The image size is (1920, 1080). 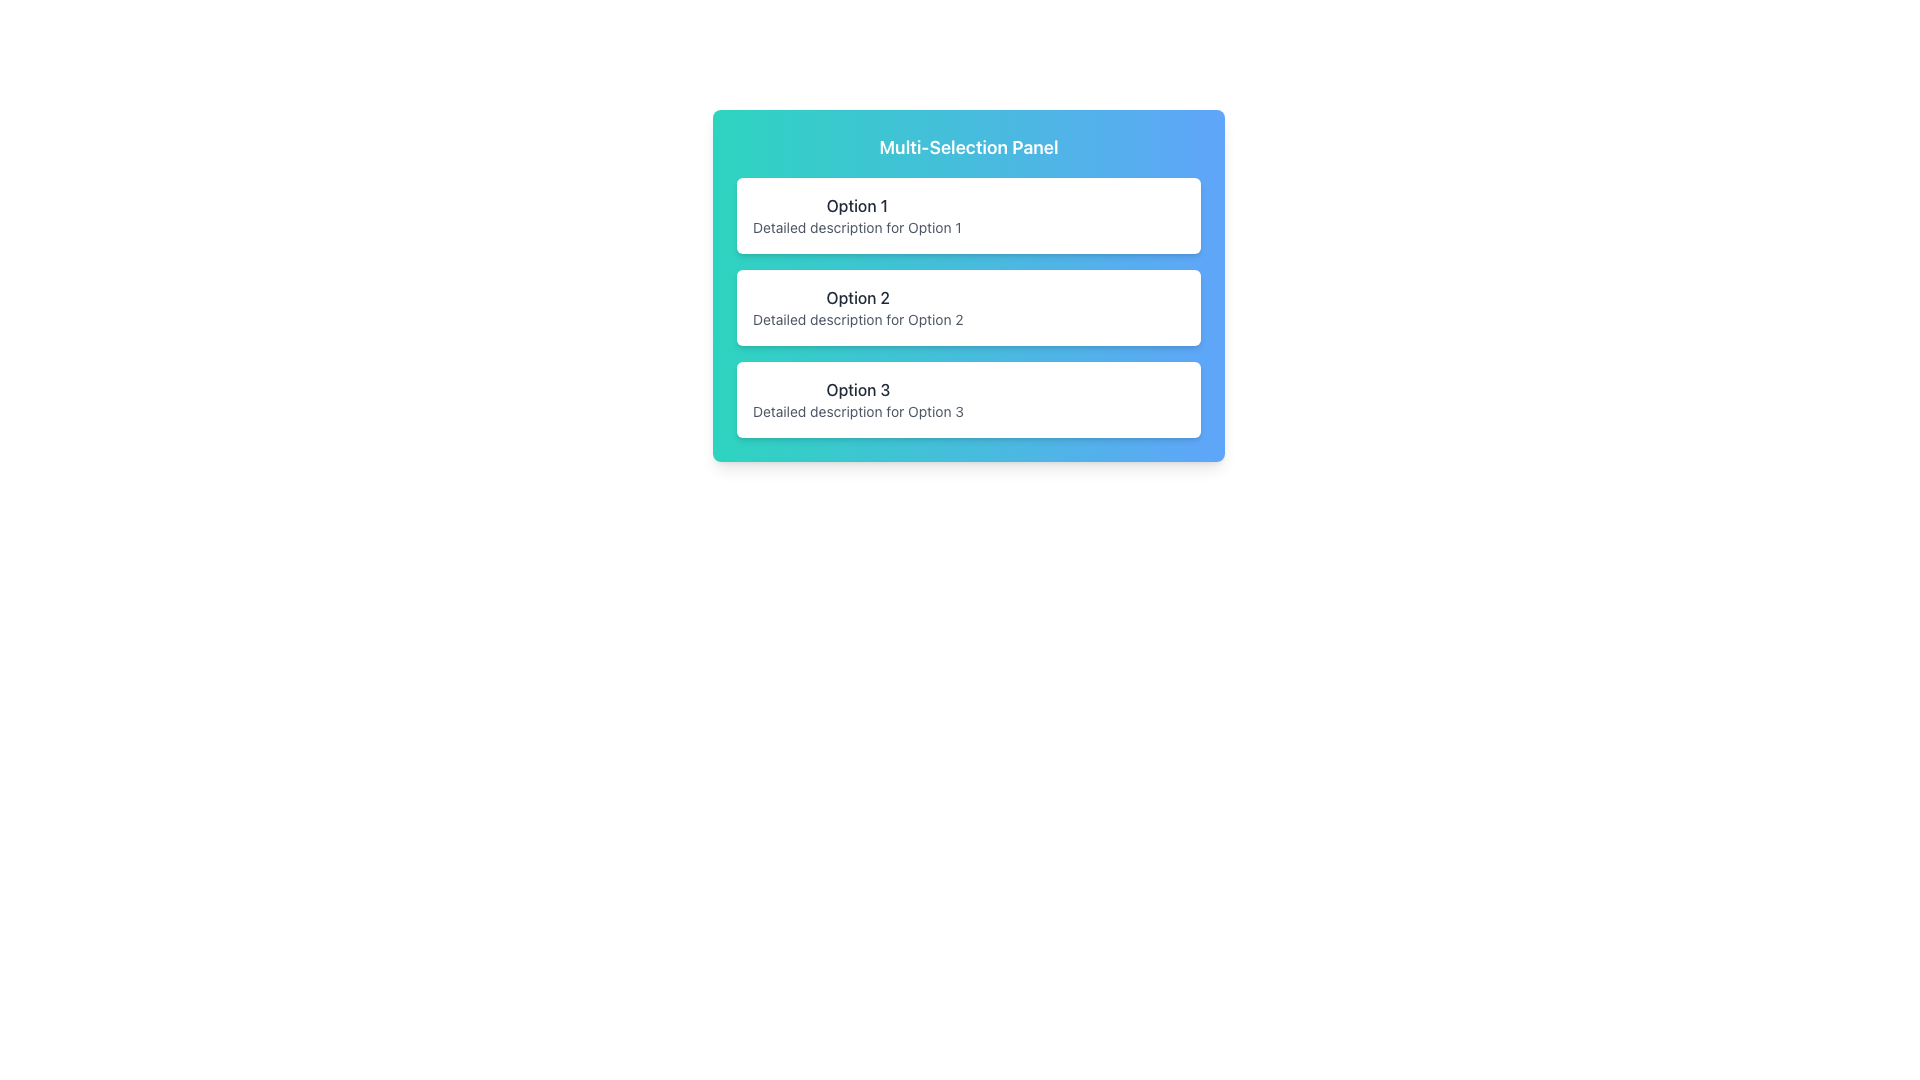 I want to click on the first Selectable Card option in the vertically stacked list, so click(x=969, y=216).